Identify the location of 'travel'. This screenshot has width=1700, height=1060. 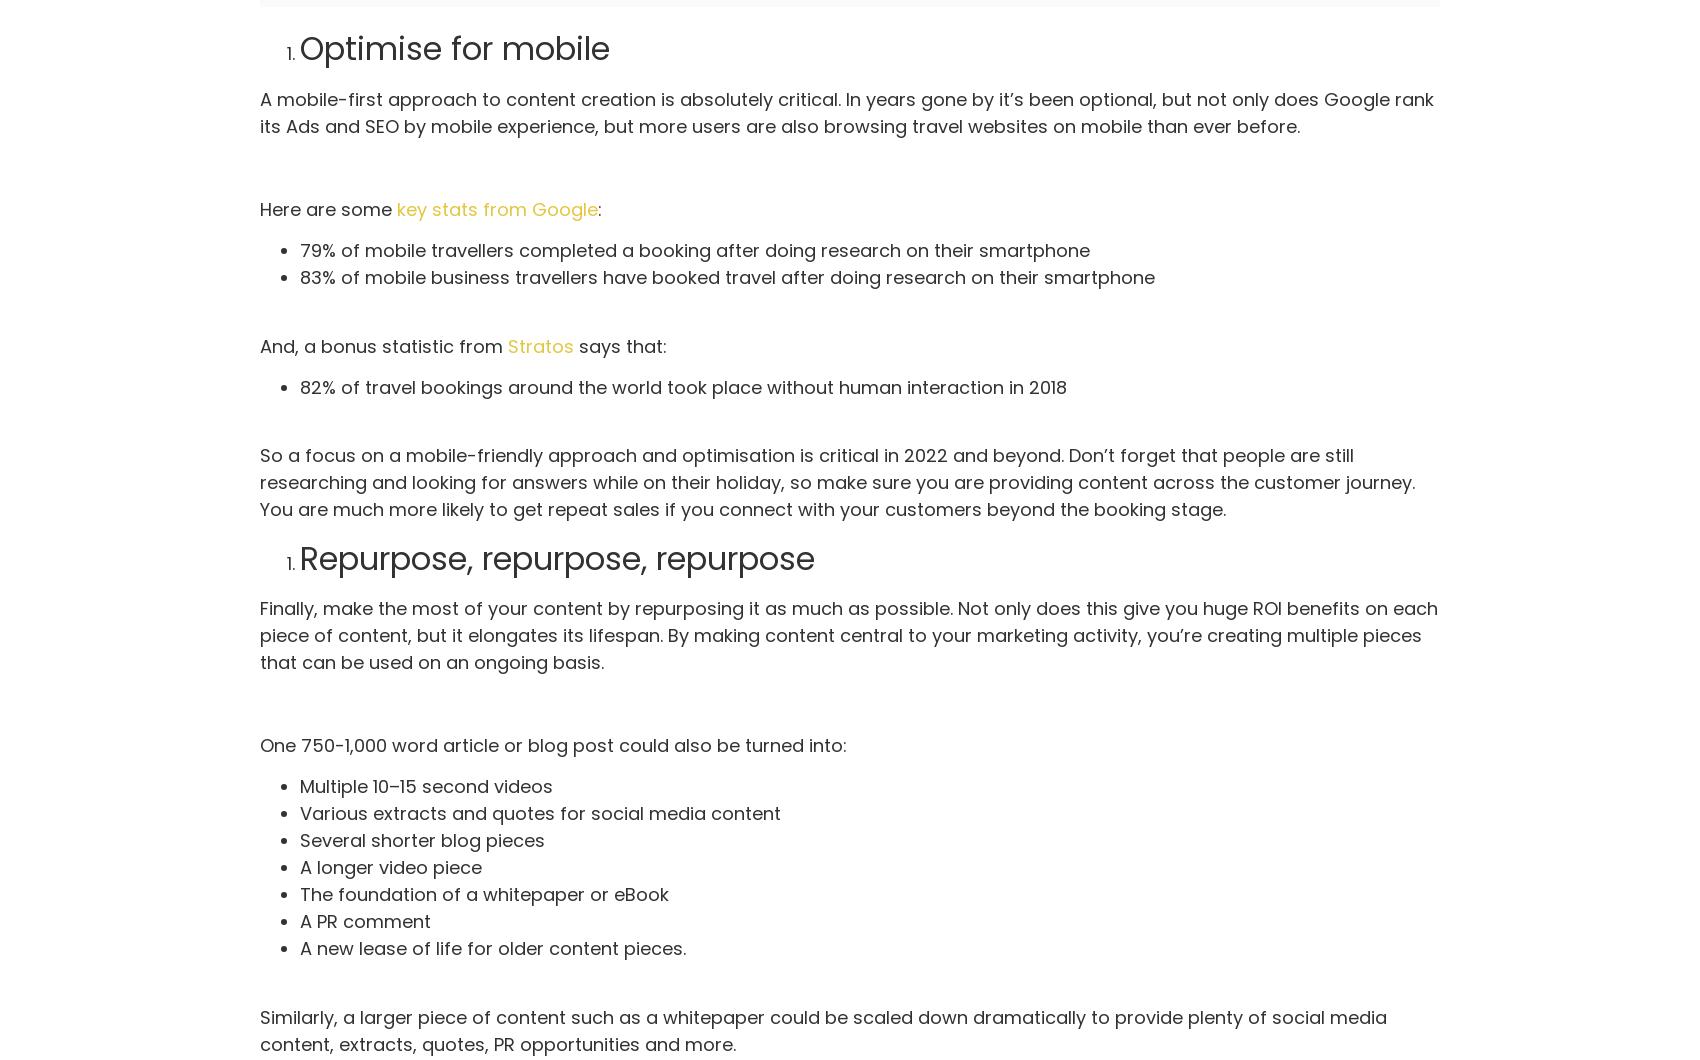
(937, 125).